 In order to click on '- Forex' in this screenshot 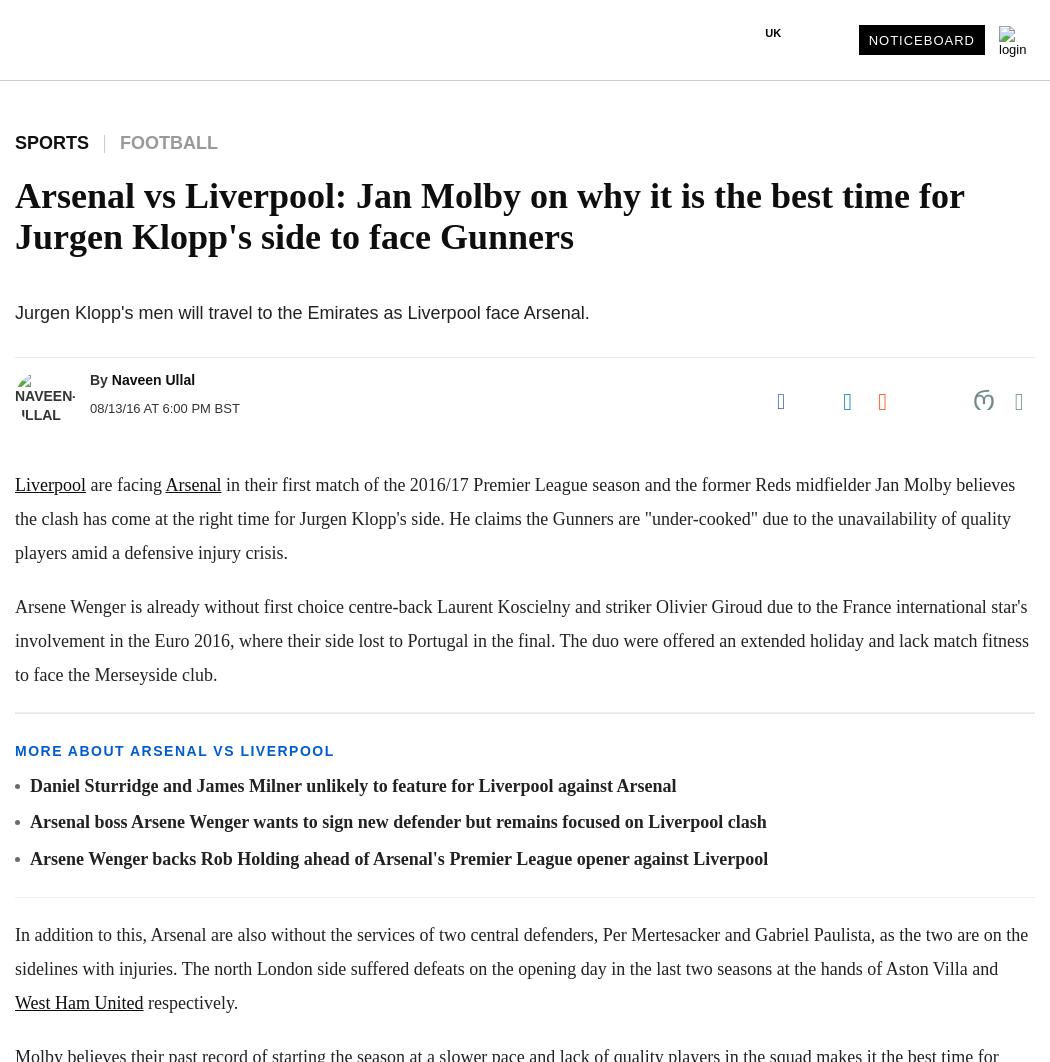, I will do `click(46, 885)`.